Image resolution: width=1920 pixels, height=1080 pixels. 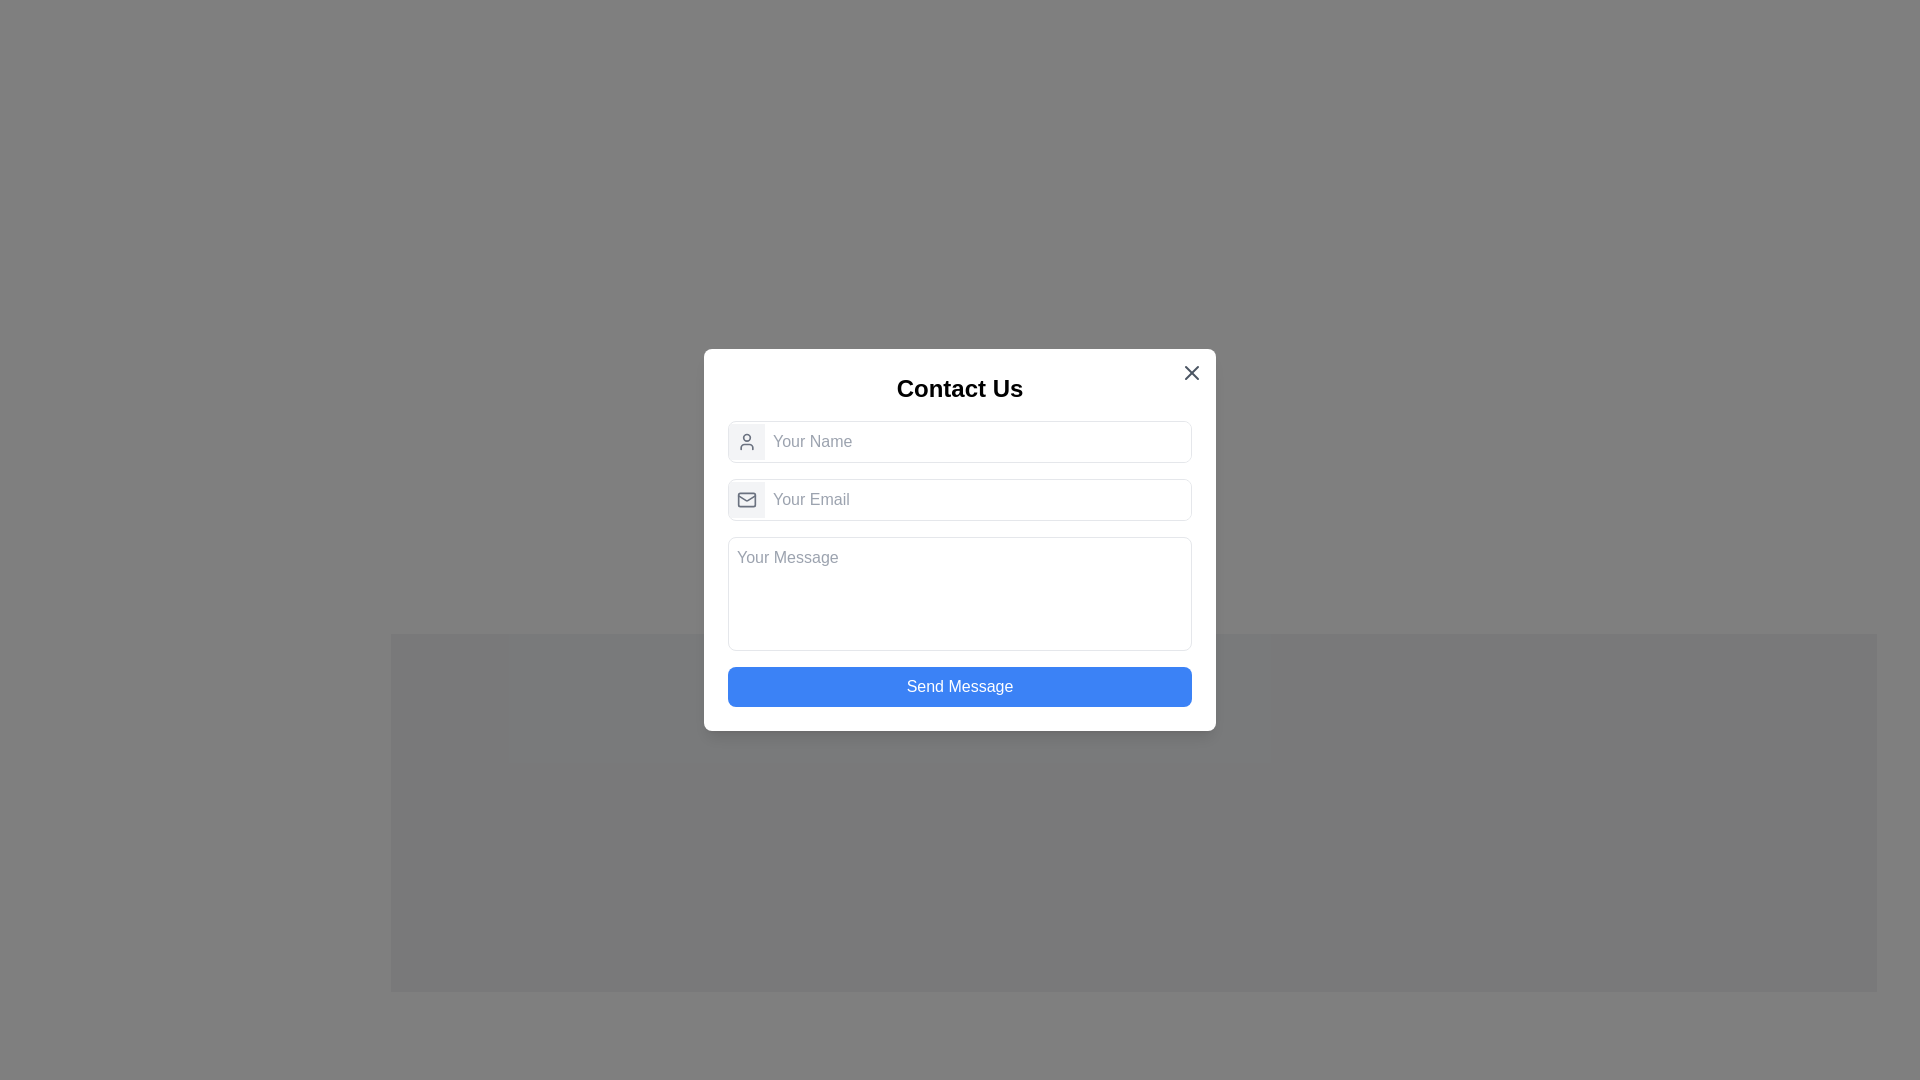 I want to click on the decorative icon associated with the 'Your Email' input field in the 'Contact Us' modal dialog box, so click(x=746, y=499).